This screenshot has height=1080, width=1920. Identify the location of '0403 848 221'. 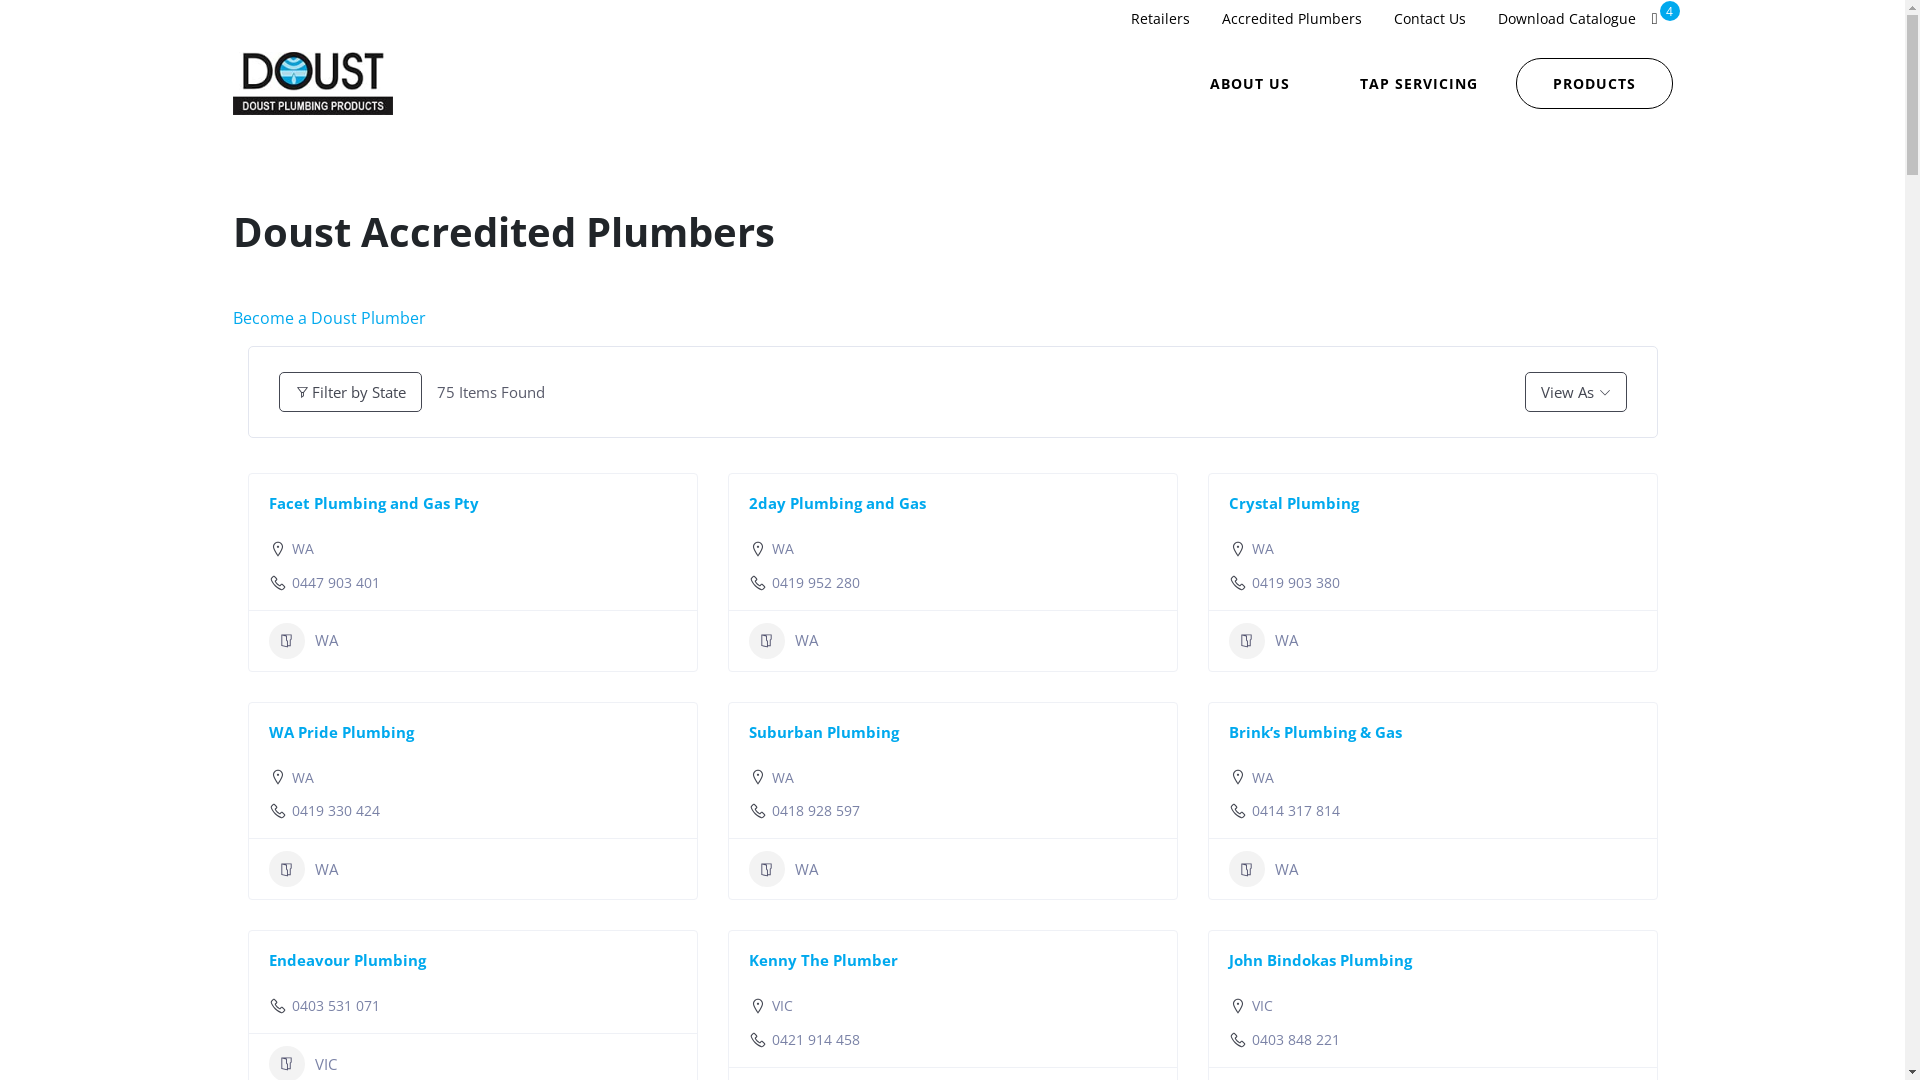
(1296, 1039).